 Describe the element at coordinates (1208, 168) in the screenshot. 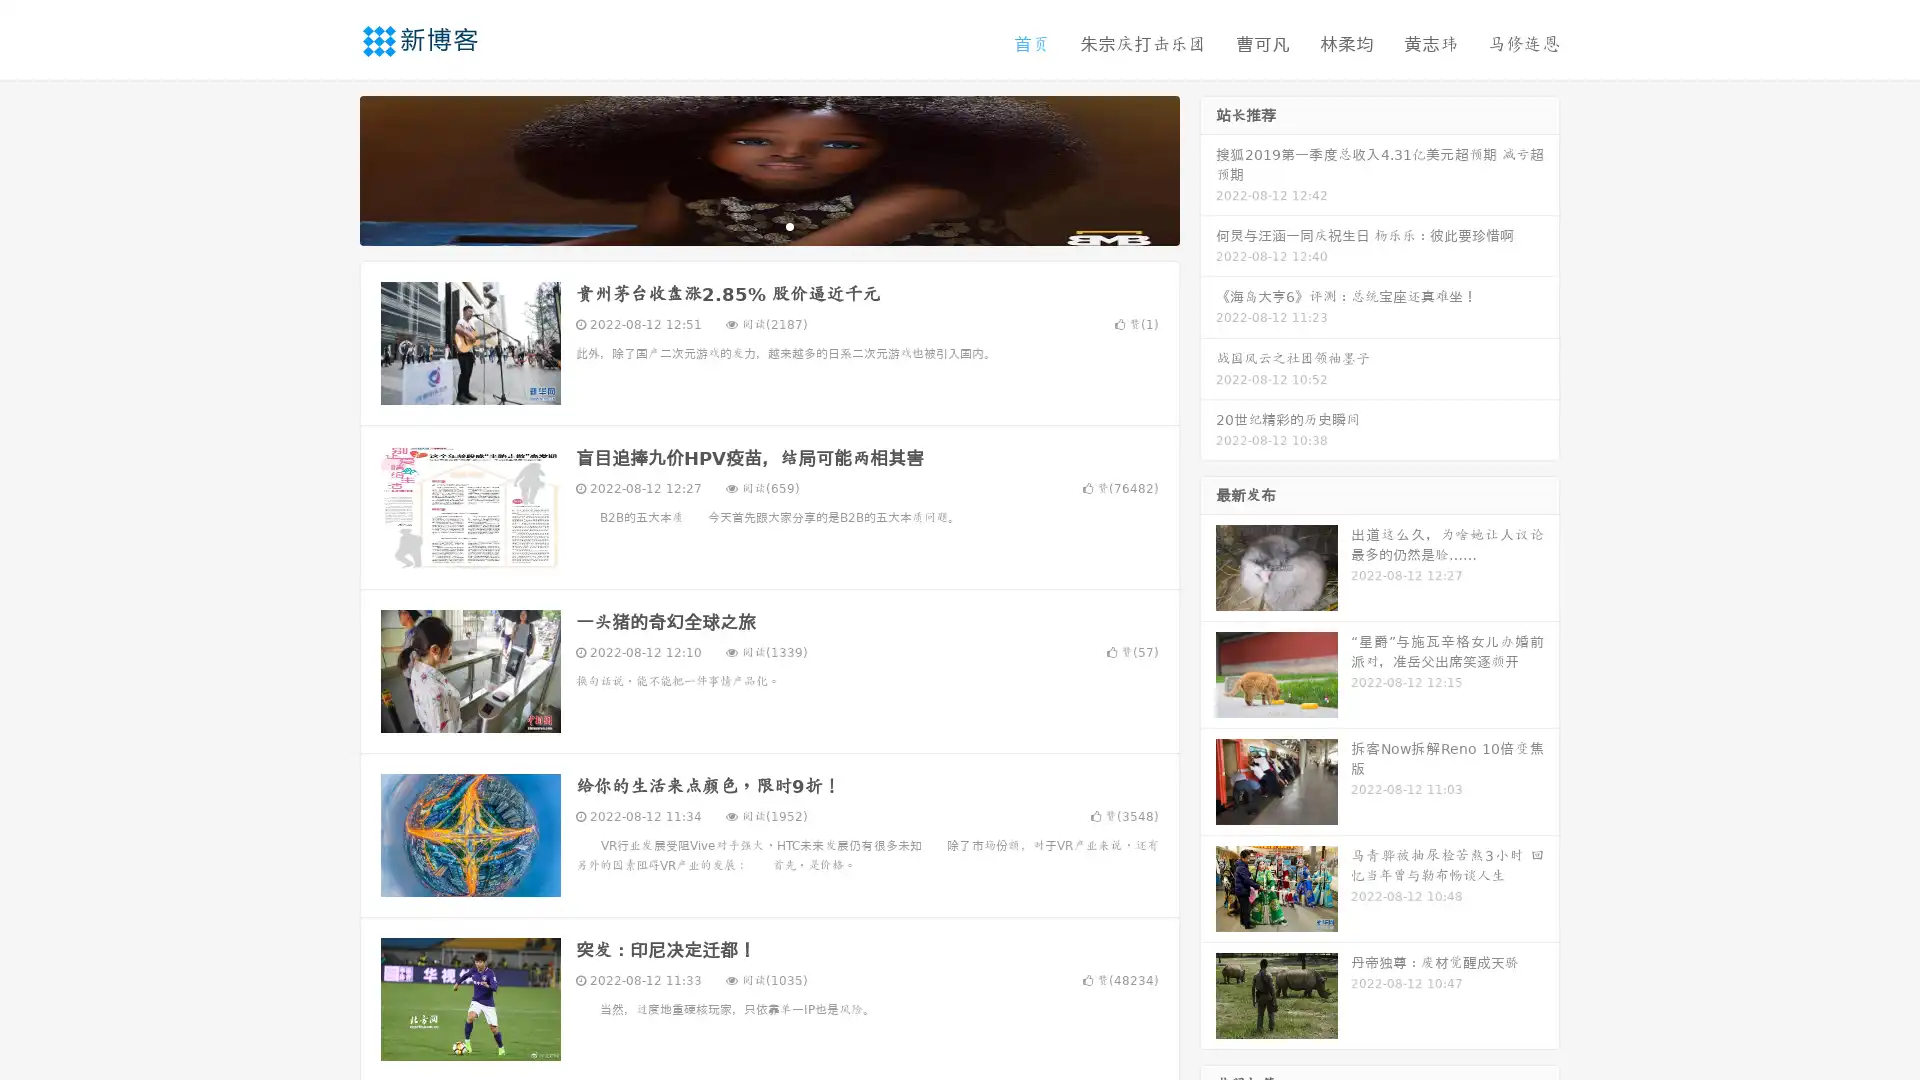

I see `Next slide` at that location.